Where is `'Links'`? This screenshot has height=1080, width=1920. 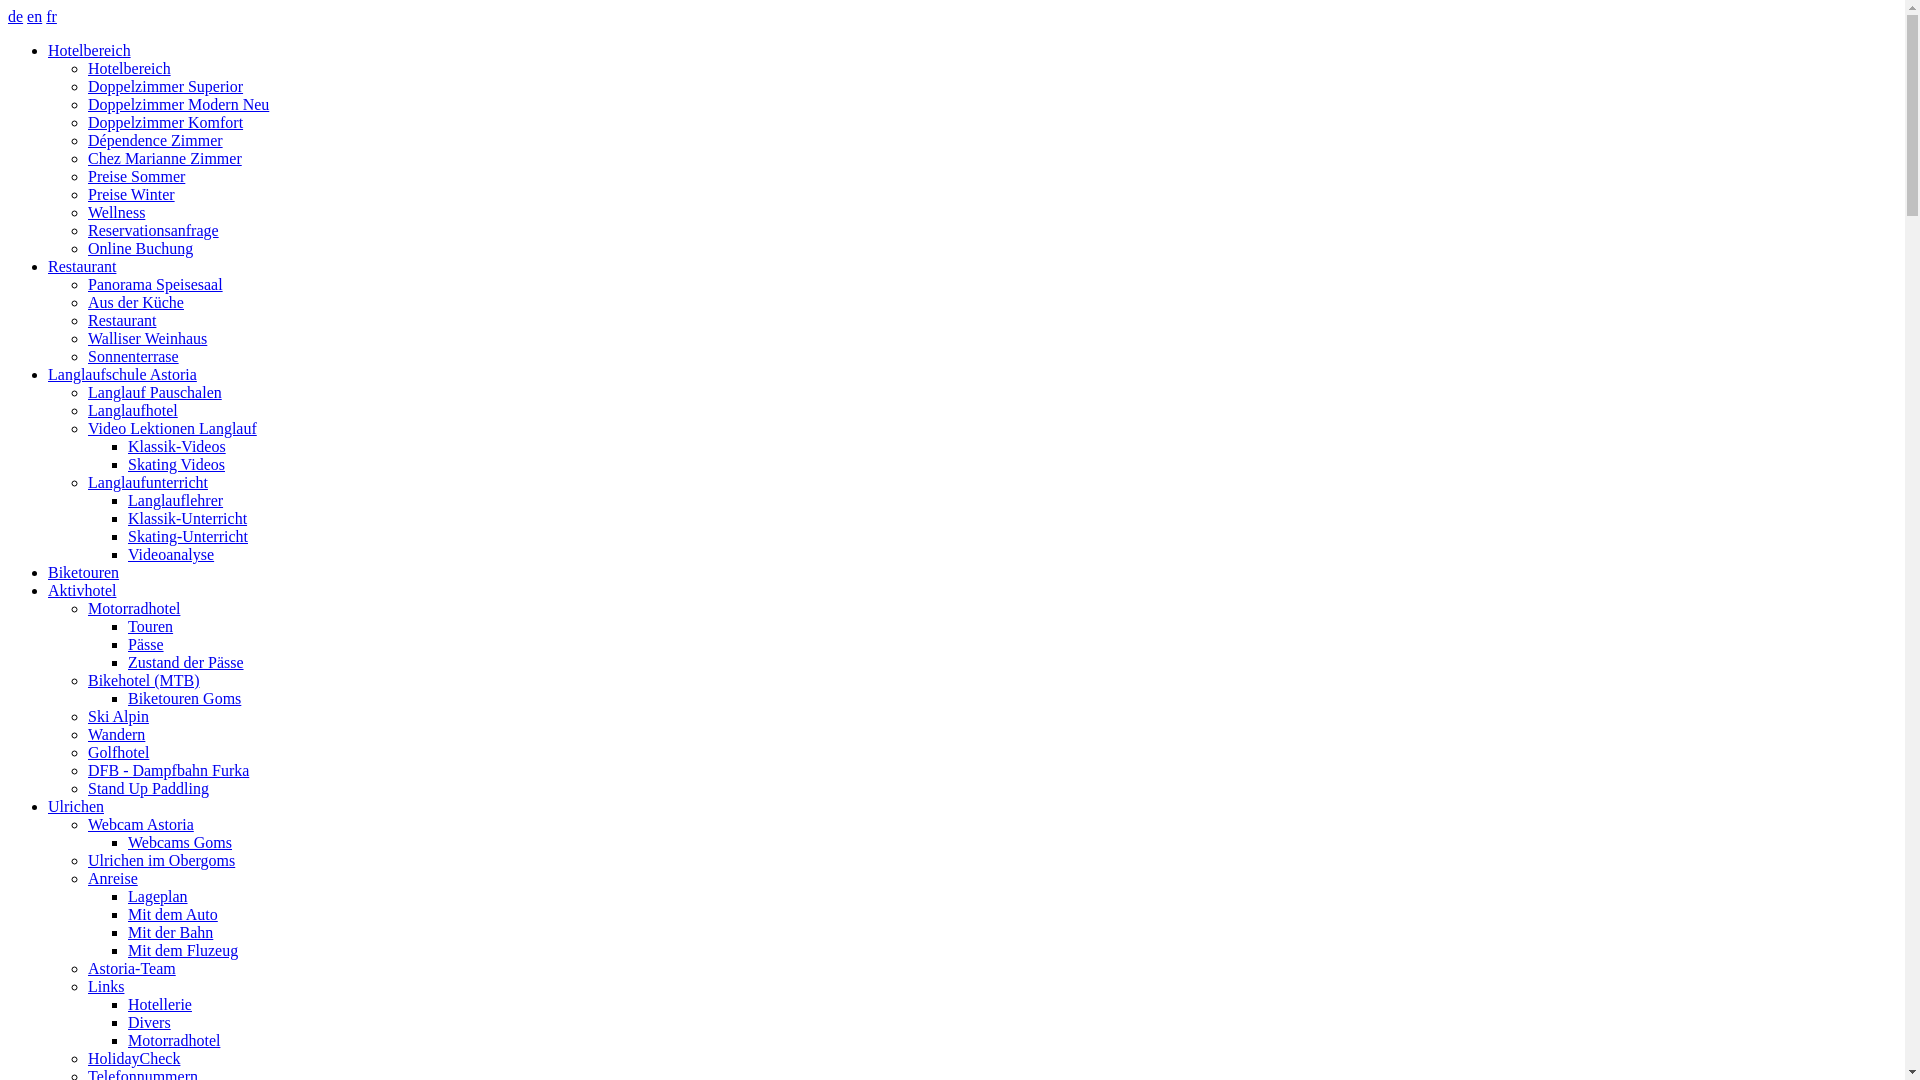 'Links' is located at coordinates (104, 985).